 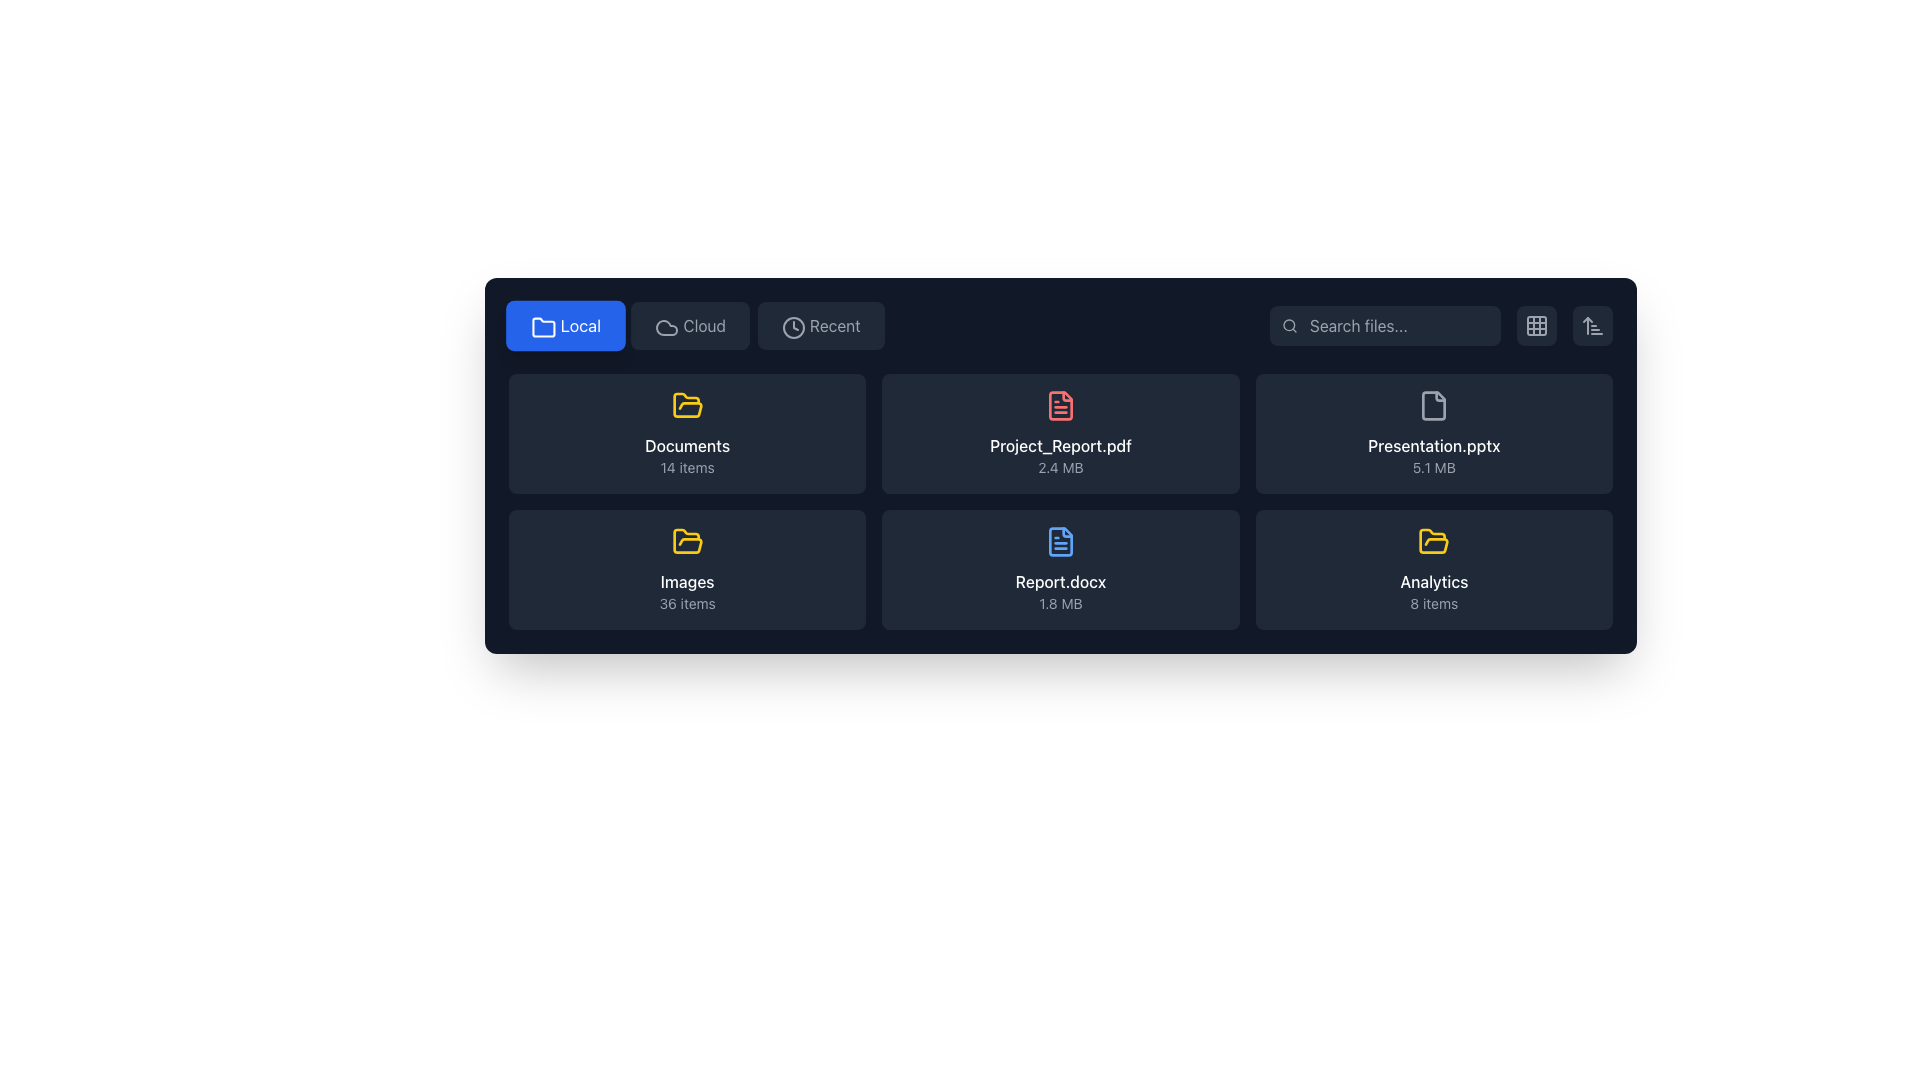 I want to click on the clock face icon in the 'Recent' tab, so click(x=792, y=326).